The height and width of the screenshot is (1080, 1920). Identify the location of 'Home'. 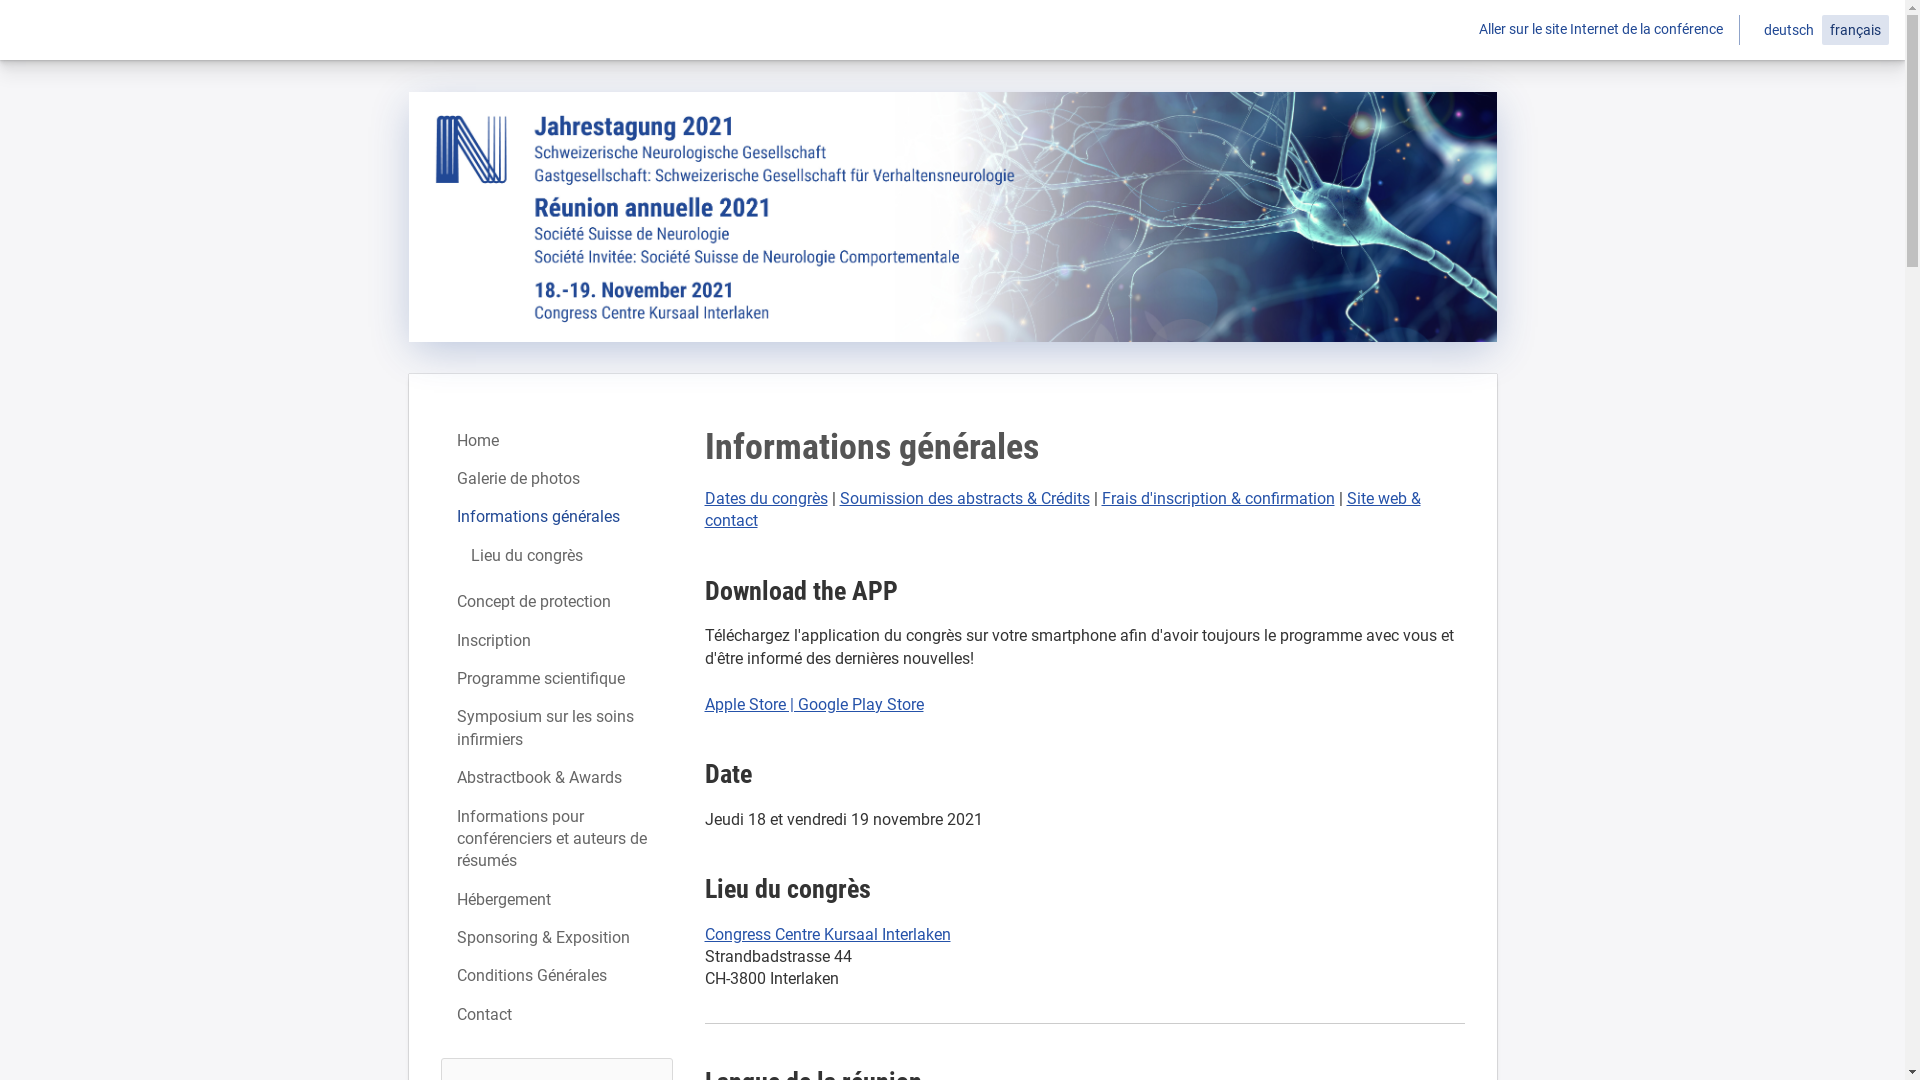
(556, 439).